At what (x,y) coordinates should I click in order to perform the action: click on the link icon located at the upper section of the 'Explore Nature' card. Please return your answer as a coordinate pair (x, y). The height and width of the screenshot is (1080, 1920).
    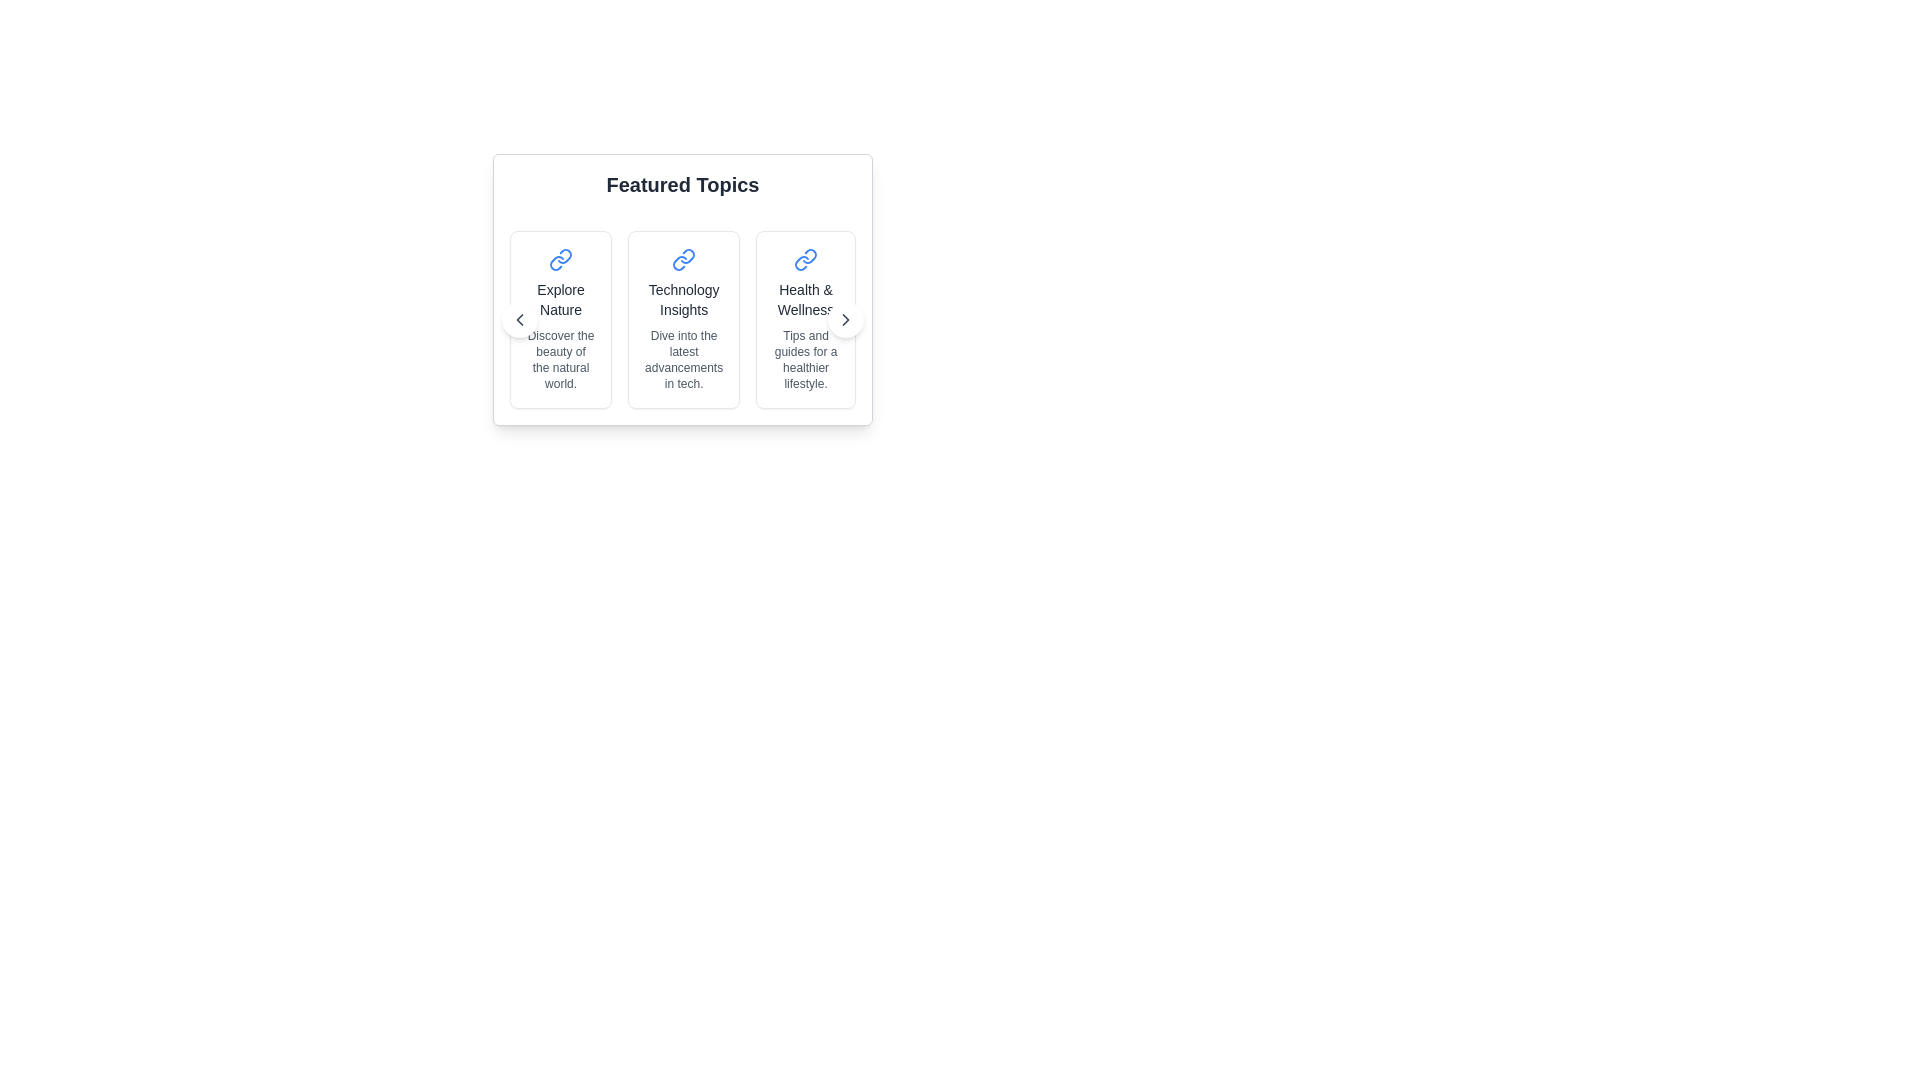
    Looking at the image, I should click on (560, 258).